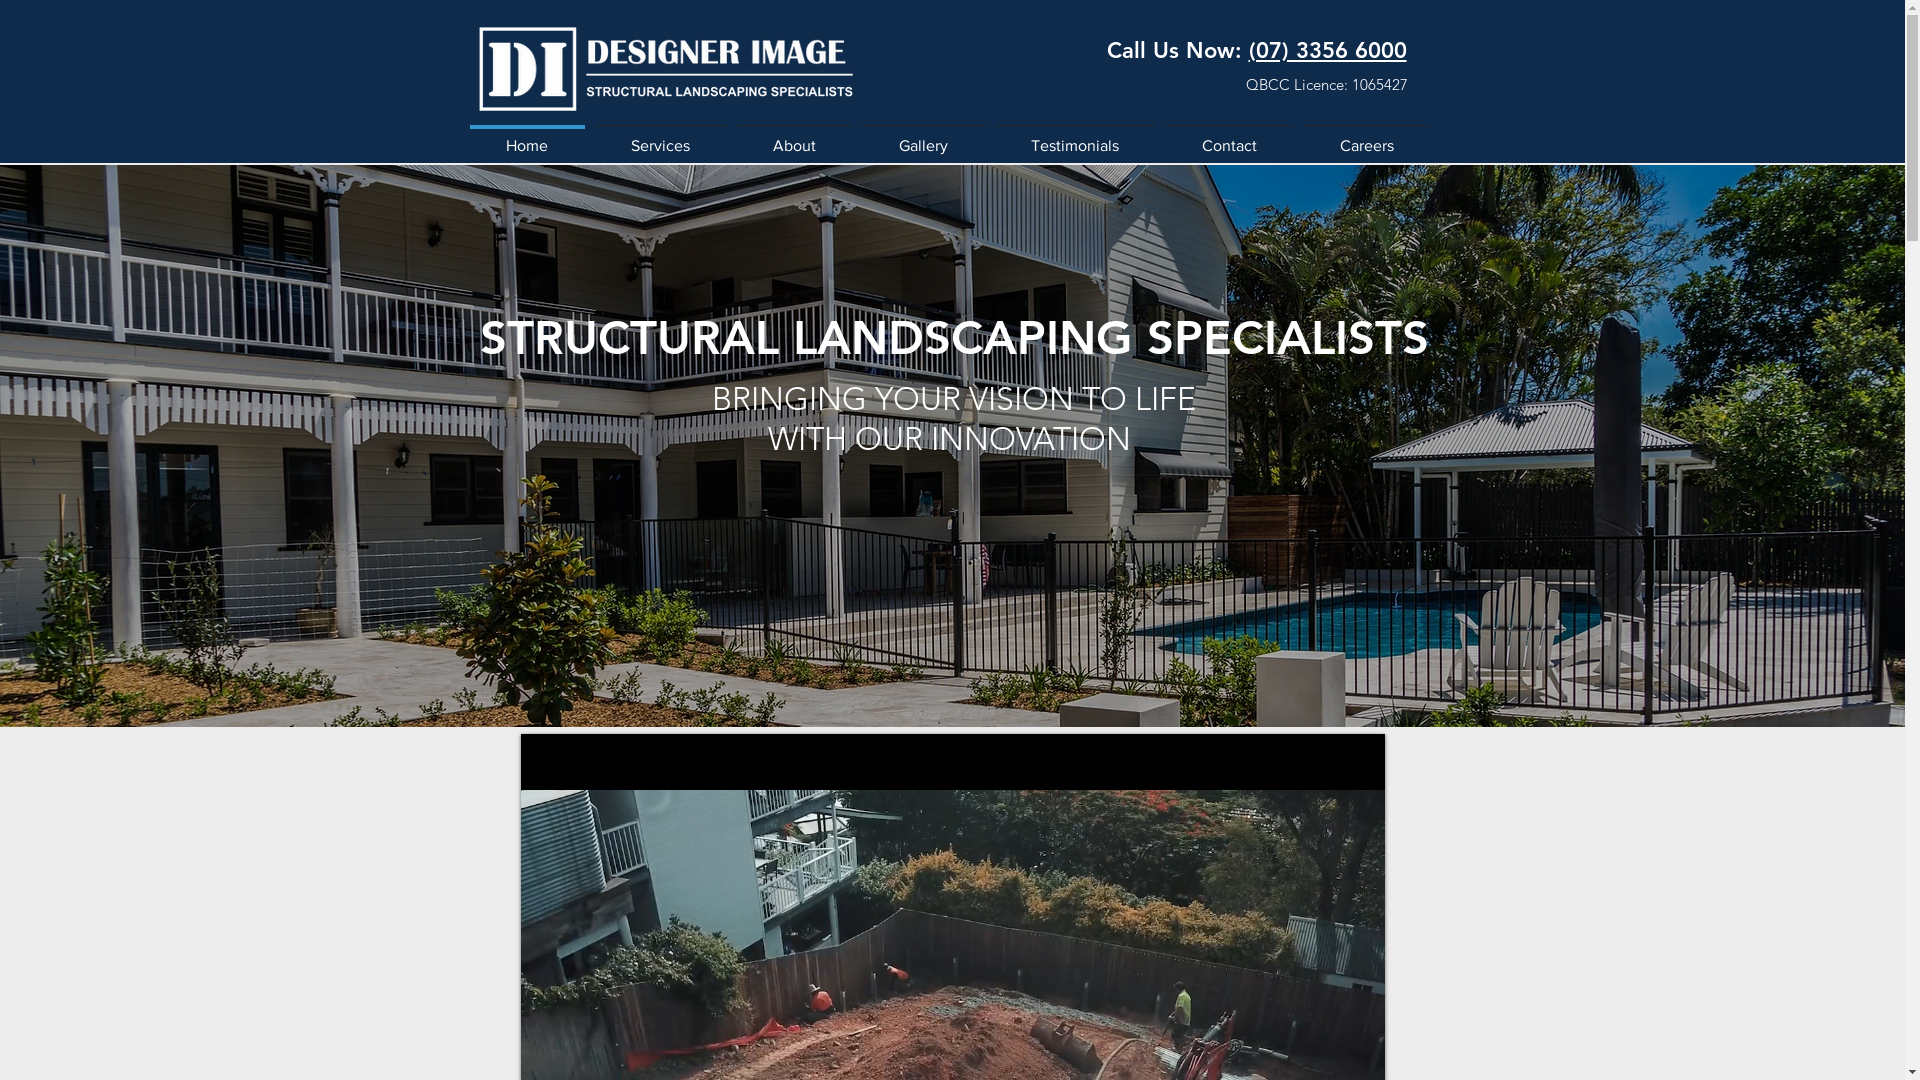 The width and height of the screenshot is (1920, 1080). What do you see at coordinates (661, 135) in the screenshot?
I see `'Services'` at bounding box center [661, 135].